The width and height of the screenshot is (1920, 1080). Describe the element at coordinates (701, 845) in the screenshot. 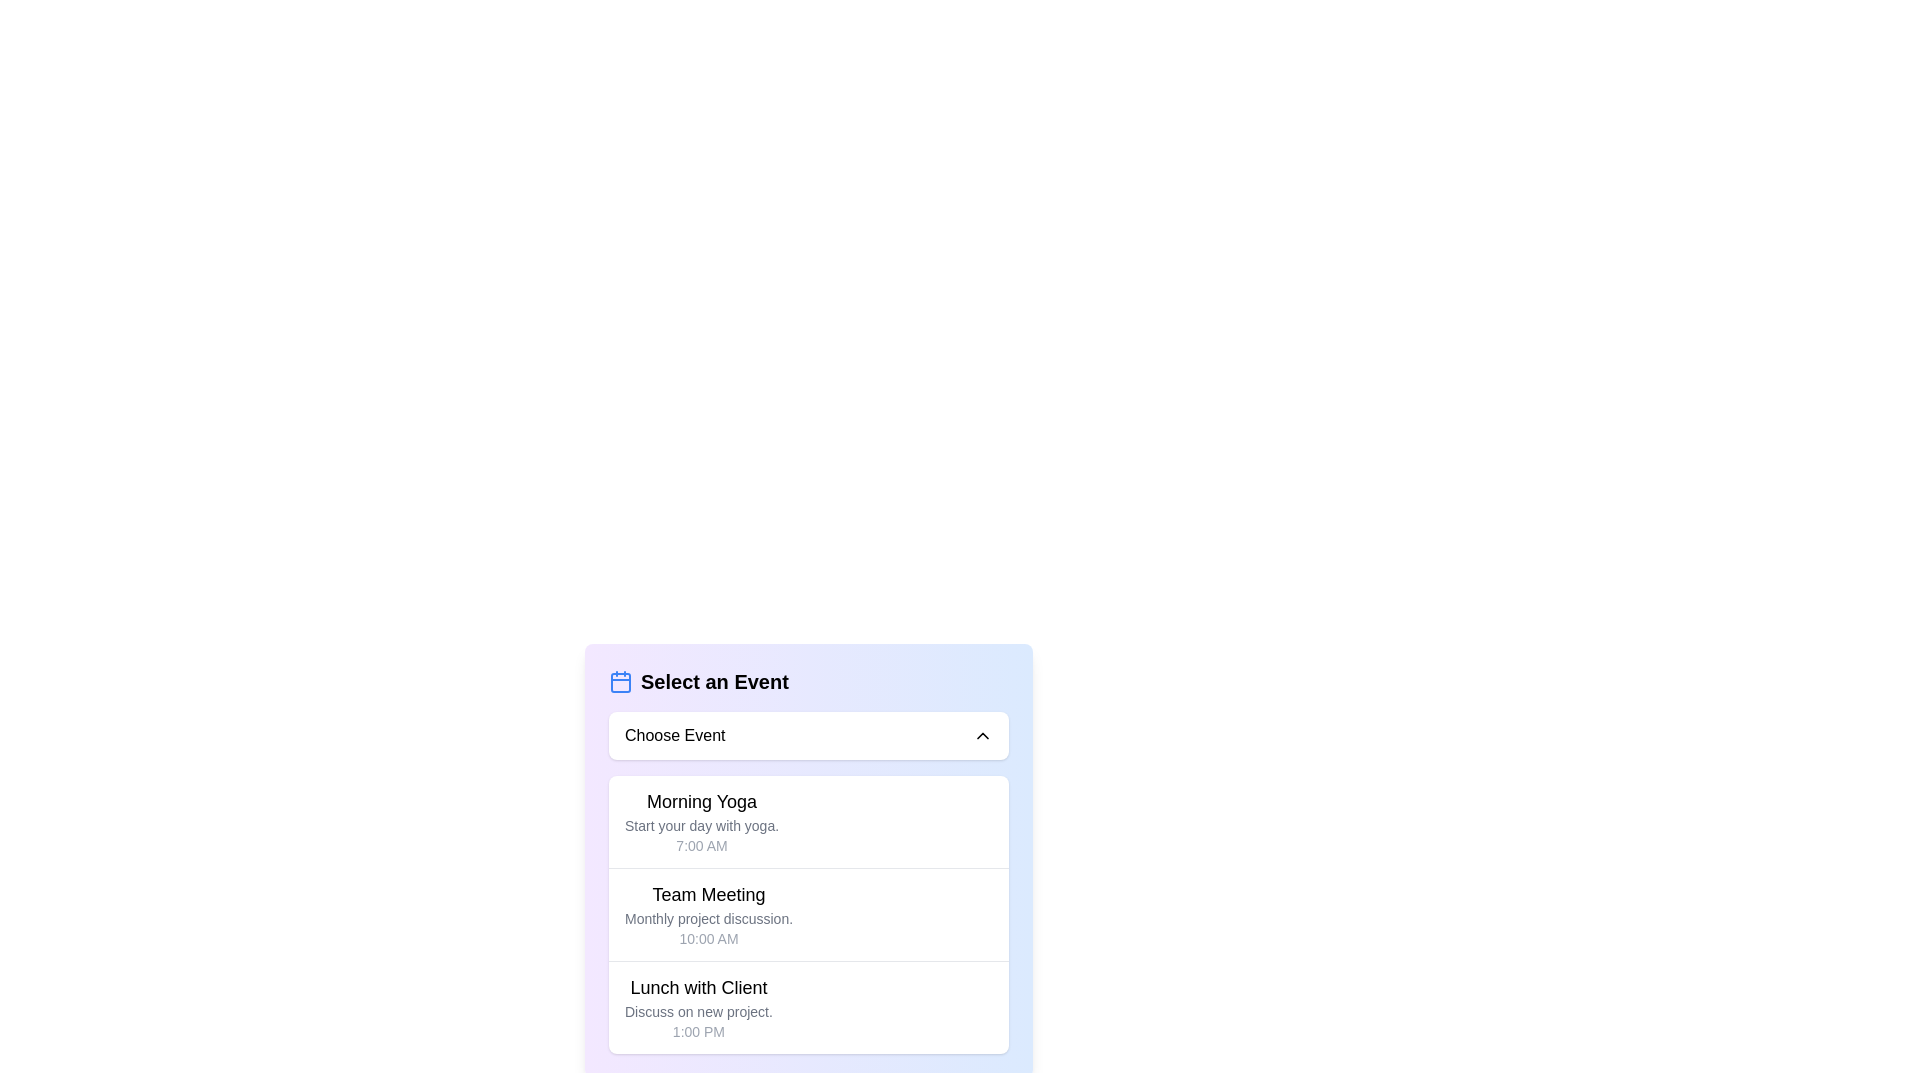

I see `the informational label displaying the time for the 'Morning Yoga' event, located at the bottom right corner of the event section` at that location.